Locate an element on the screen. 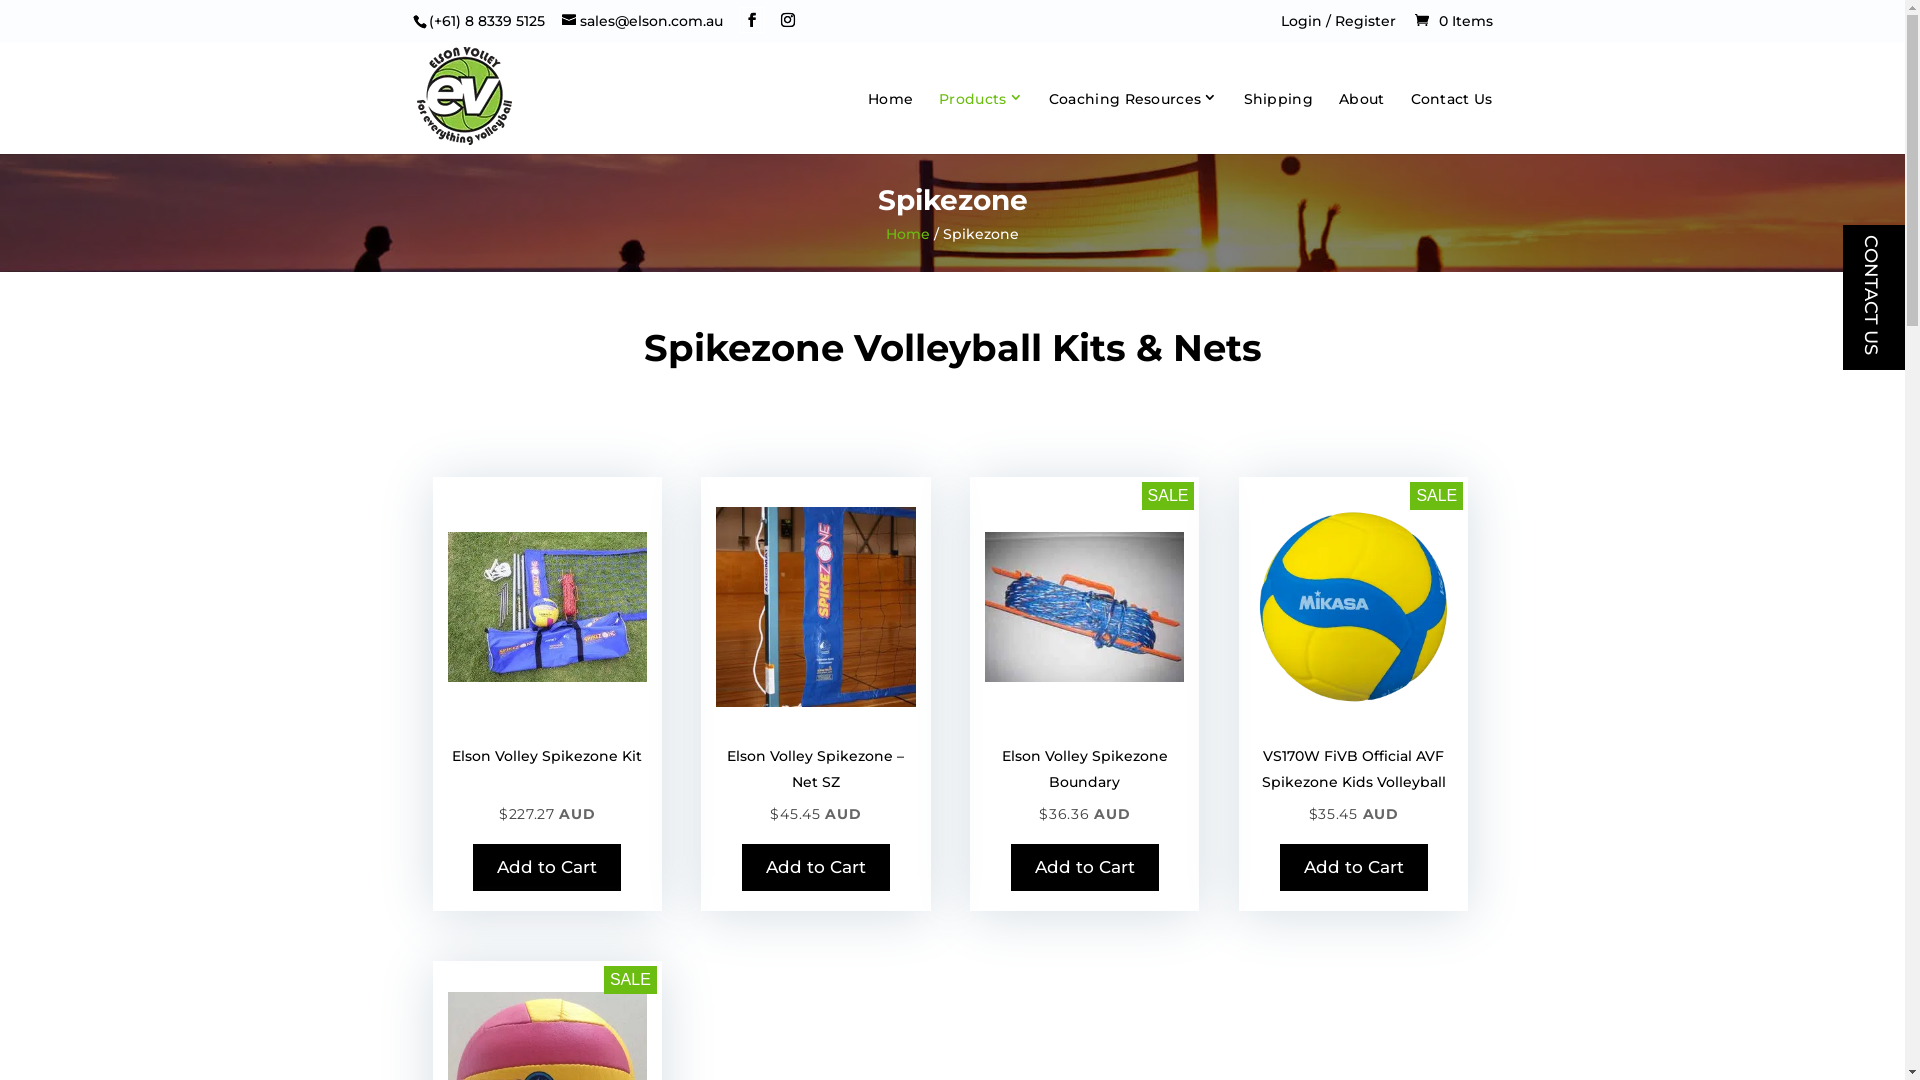 Image resolution: width=1920 pixels, height=1080 pixels. '0 Items' is located at coordinates (1453, 20).